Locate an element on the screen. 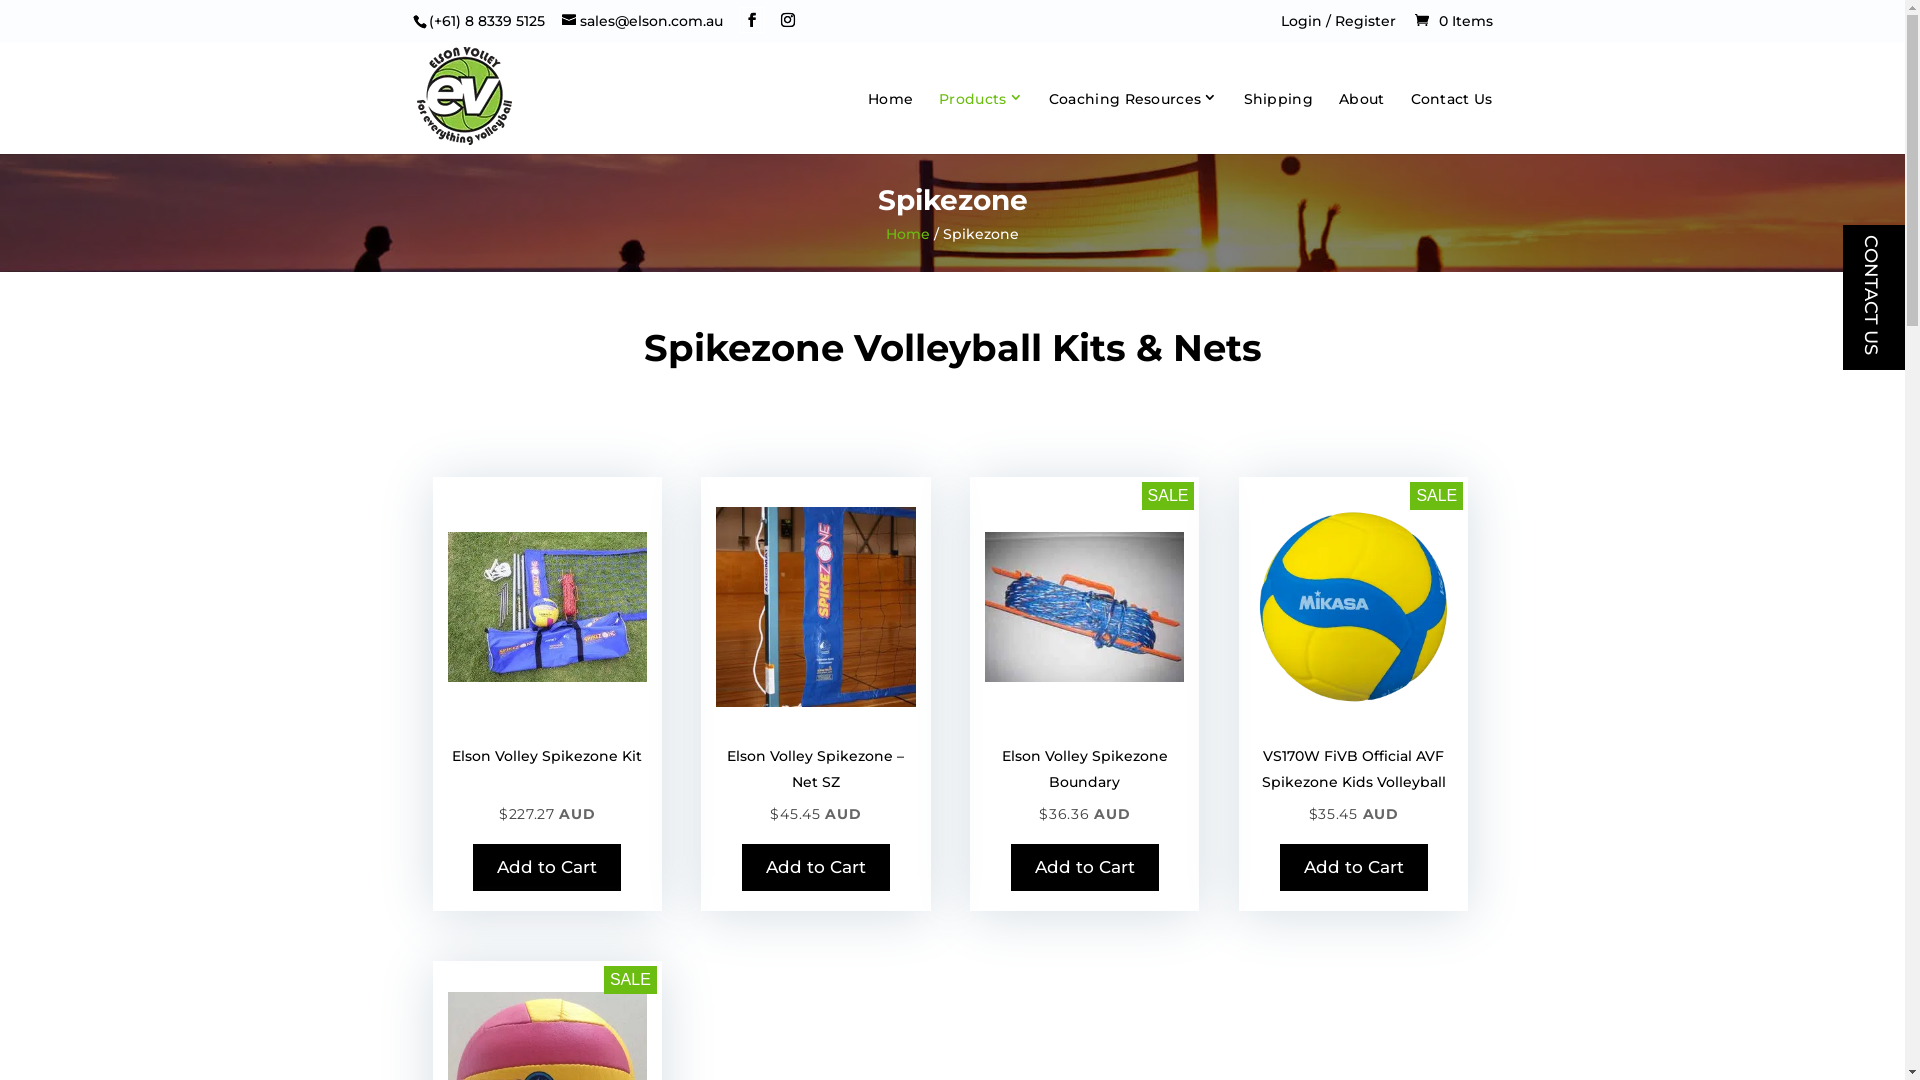 Image resolution: width=1920 pixels, height=1080 pixels. '0 Items' is located at coordinates (1453, 20).